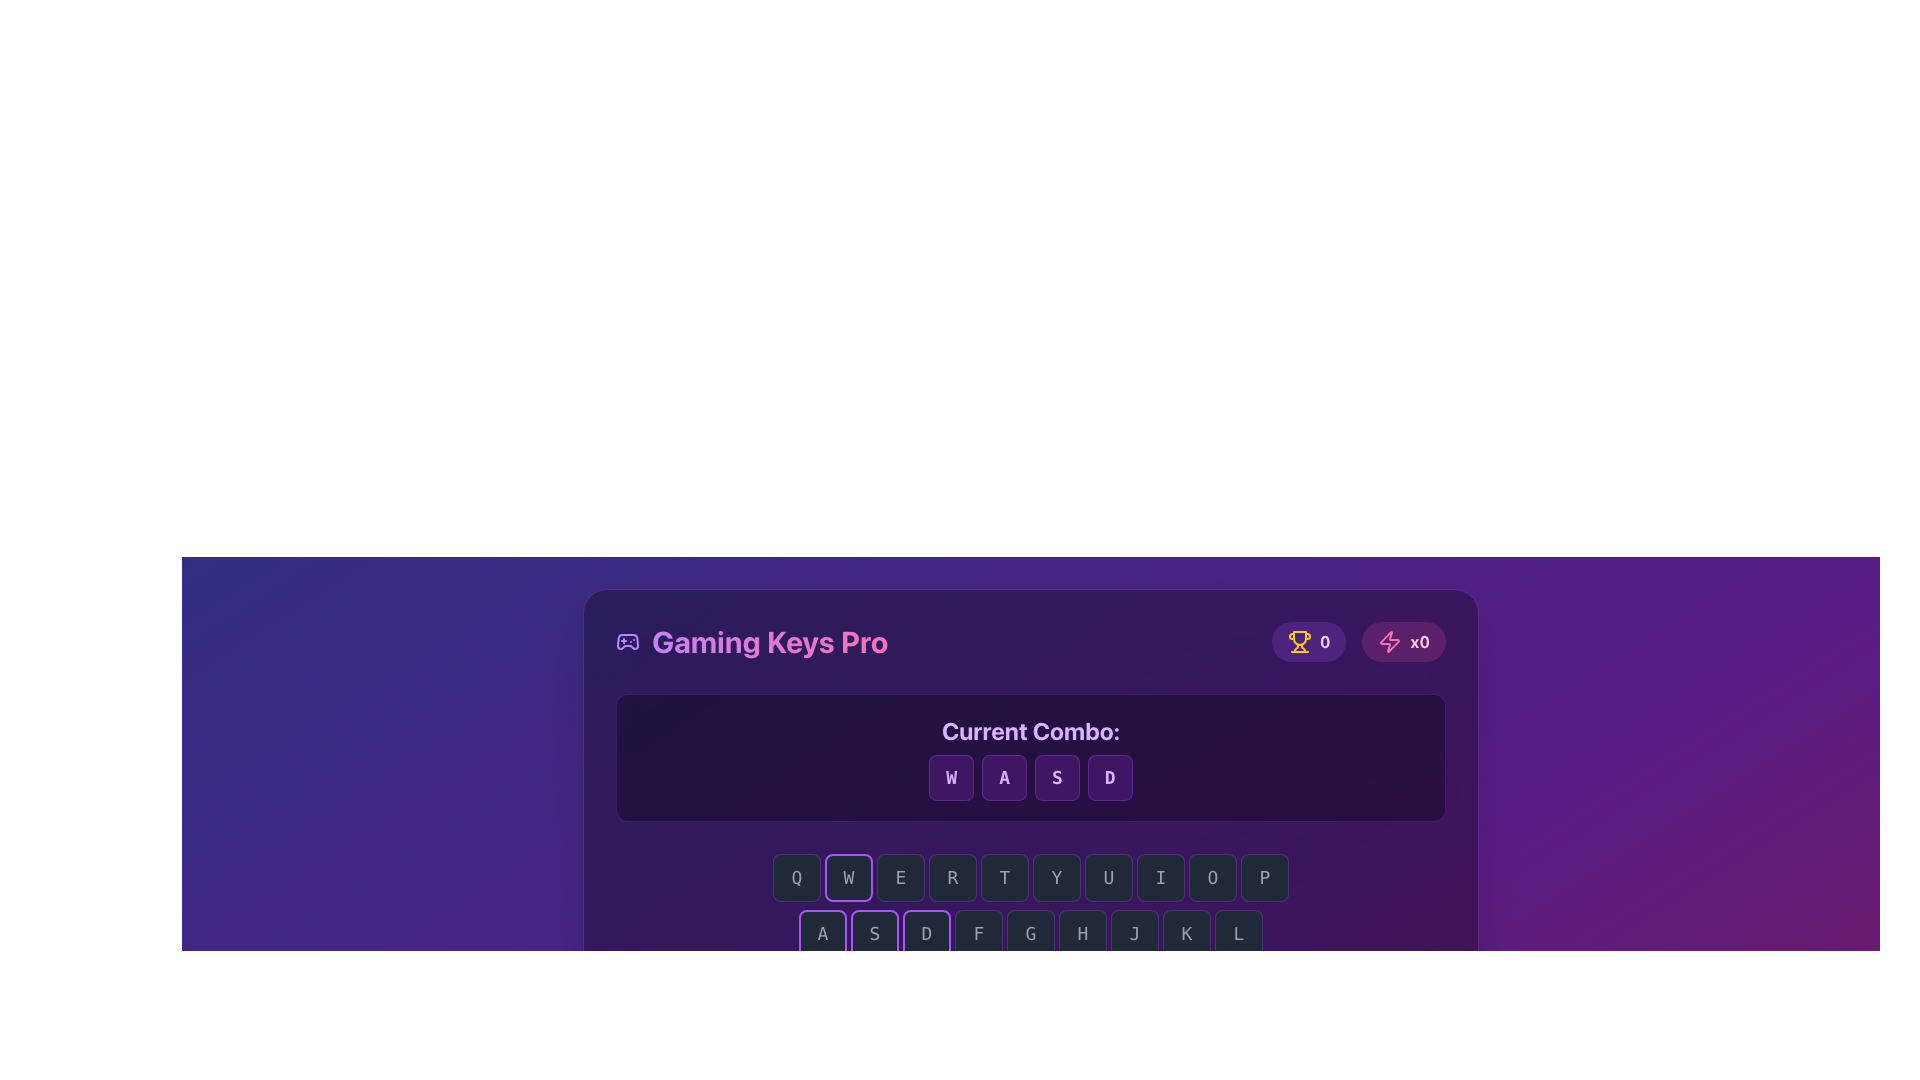 The width and height of the screenshot is (1920, 1080). I want to click on the 'H' button on the virtual keyboard, which is the sixth button in a horizontal row located between the 'G' and 'J' buttons, to use it as part of a combo or sequence, so click(1082, 933).